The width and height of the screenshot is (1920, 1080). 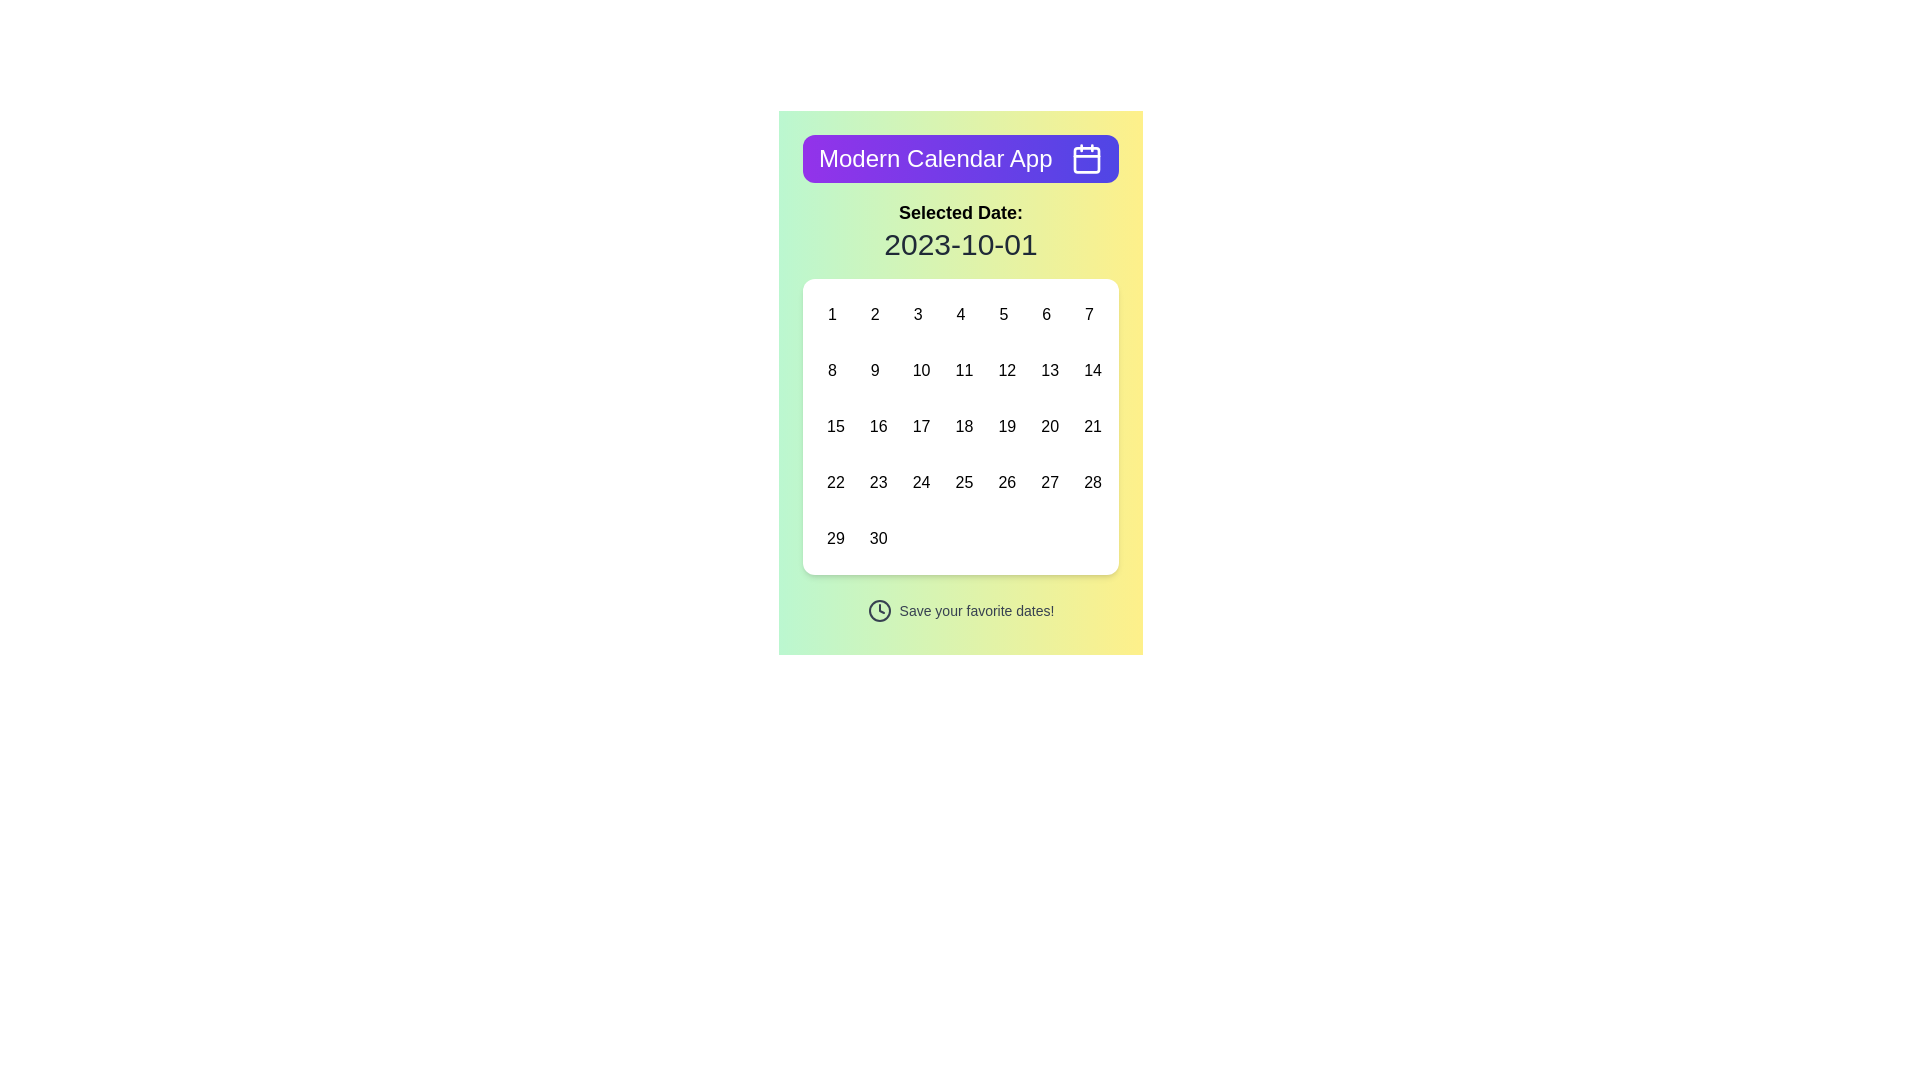 I want to click on the SVG circle element that serves as the boundary of the clock icon, which is located in the bottom section of the interface, below the calendar grid and above the text 'Save your favorite dates!', so click(x=879, y=609).